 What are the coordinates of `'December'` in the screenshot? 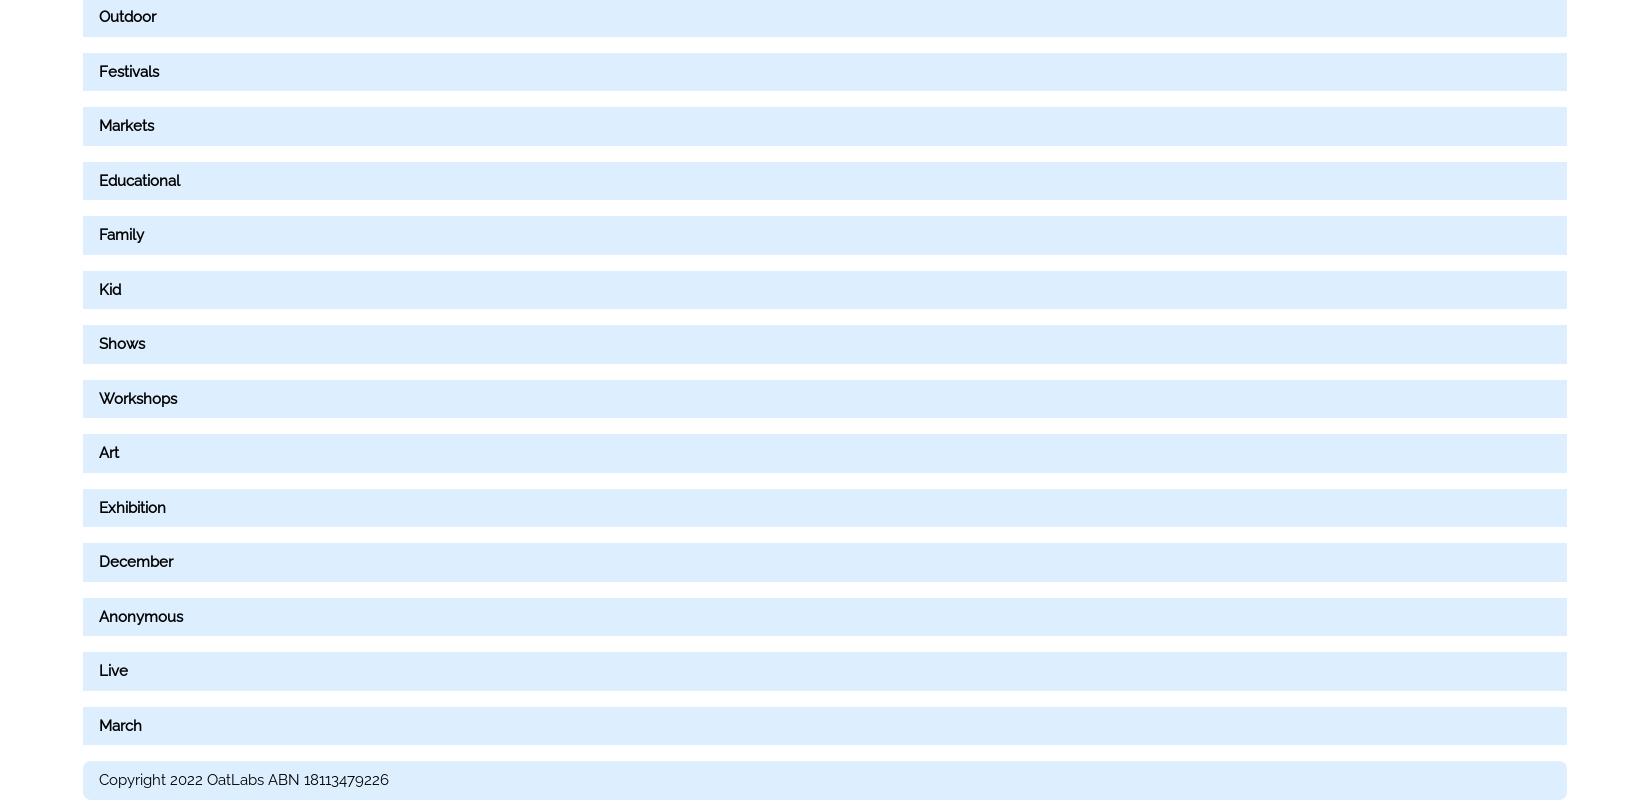 It's located at (135, 560).